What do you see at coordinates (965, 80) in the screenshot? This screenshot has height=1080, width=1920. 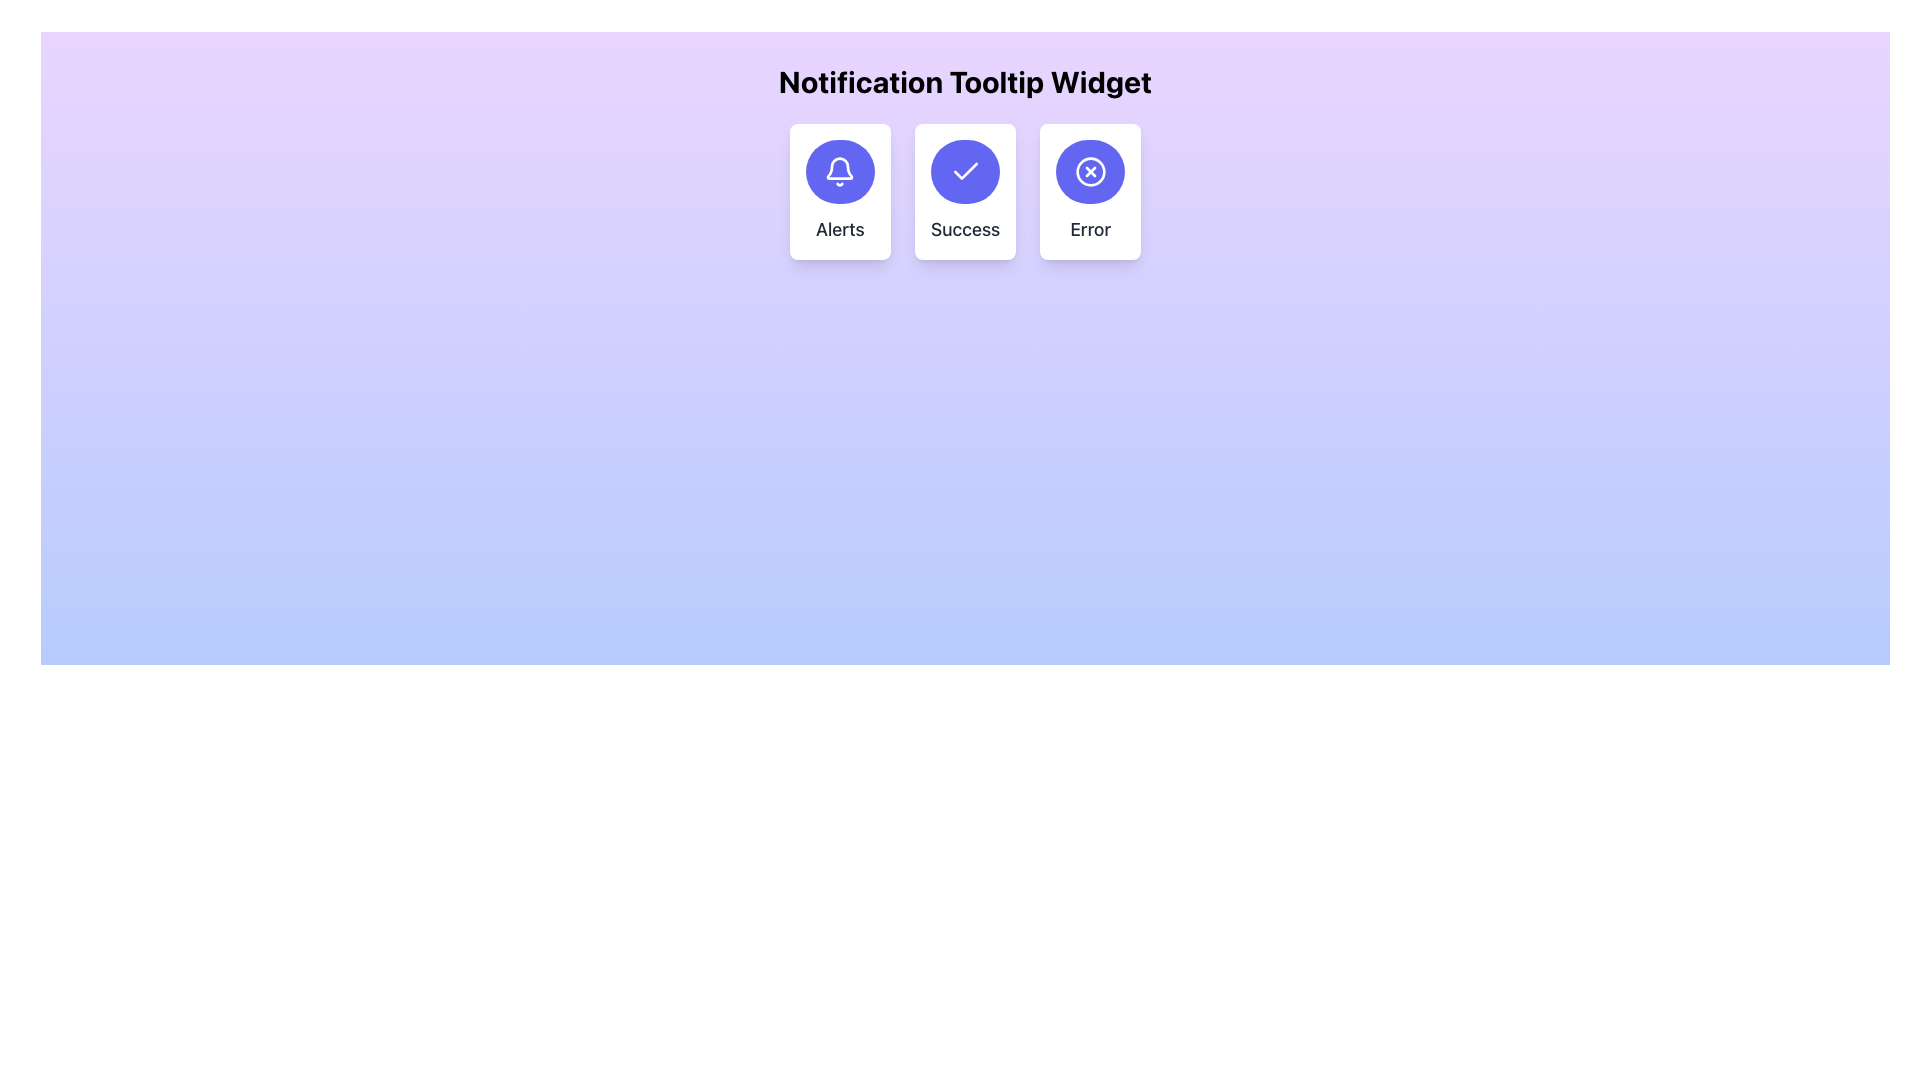 I see `the heading text element that serves as a title for the interface, positioned at the top center of the viewport` at bounding box center [965, 80].